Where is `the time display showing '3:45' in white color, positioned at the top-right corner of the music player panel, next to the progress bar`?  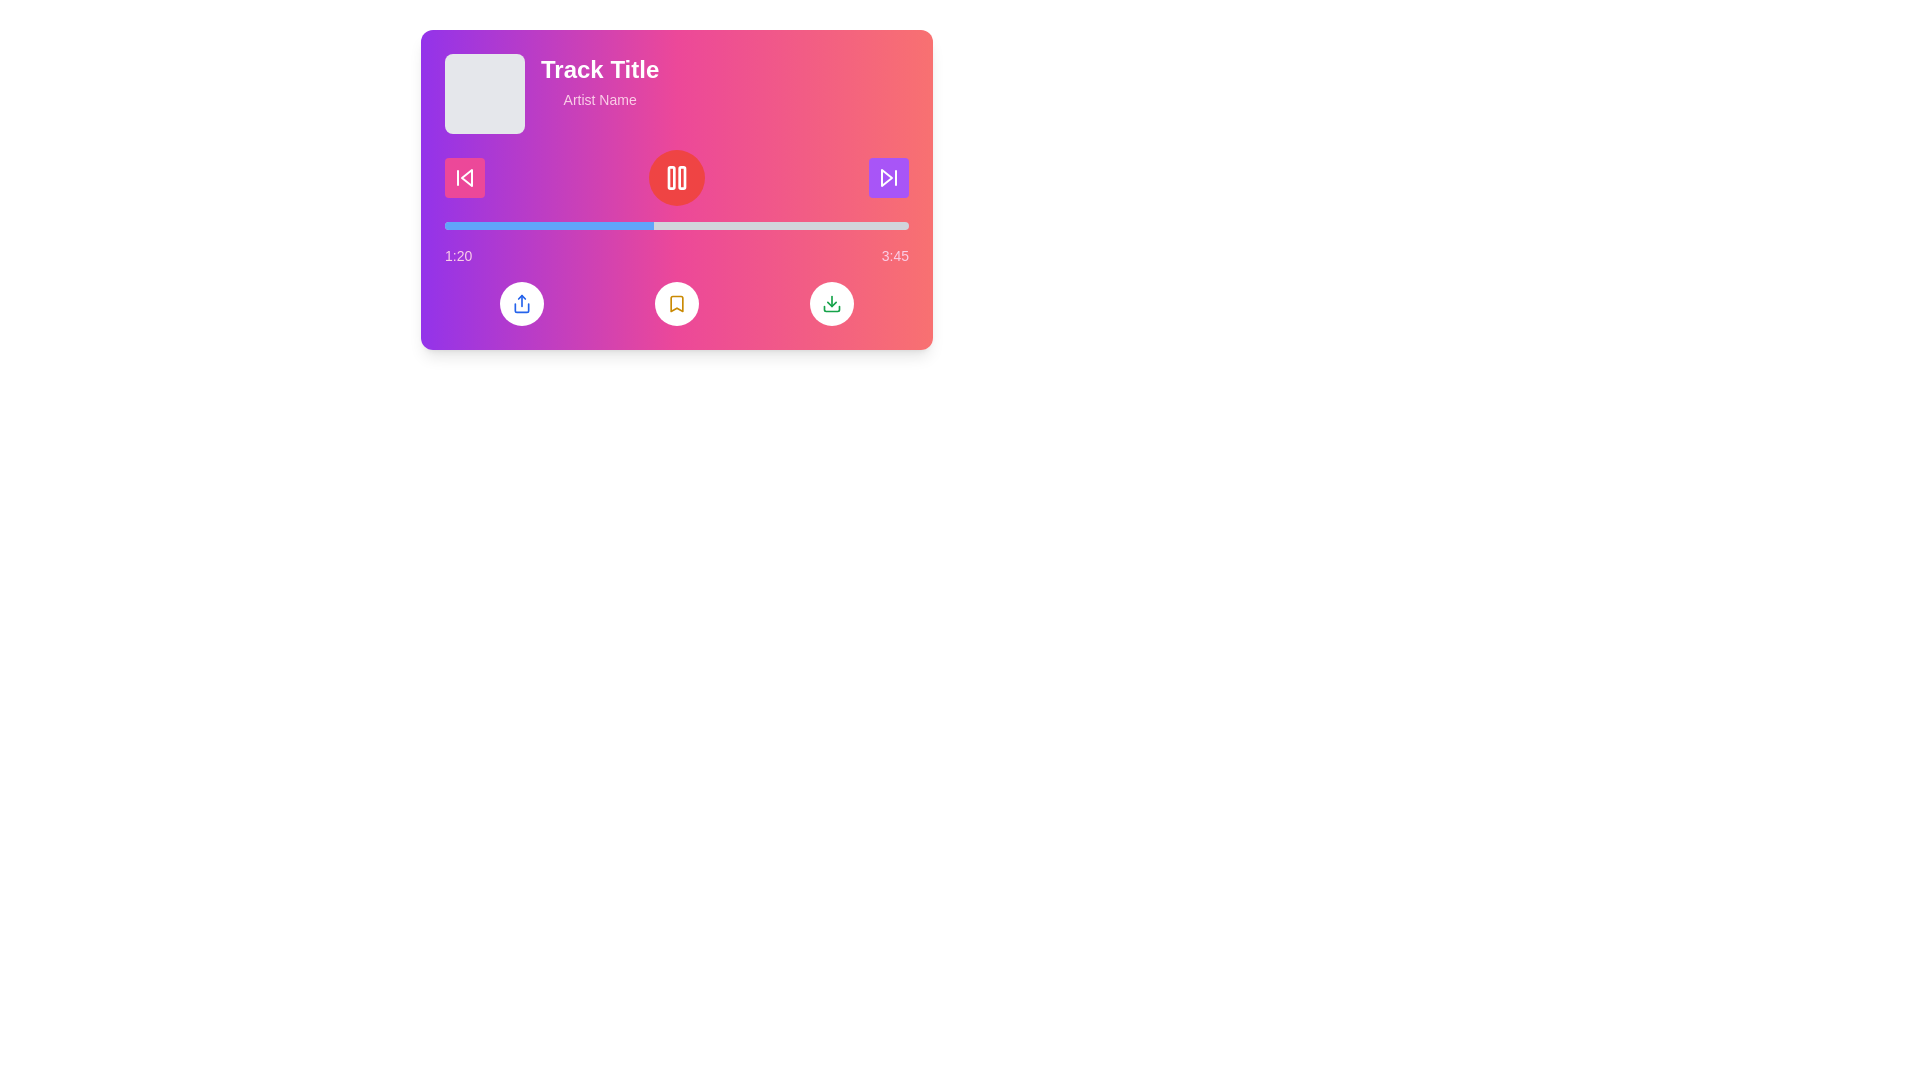 the time display showing '3:45' in white color, positioned at the top-right corner of the music player panel, next to the progress bar is located at coordinates (894, 254).